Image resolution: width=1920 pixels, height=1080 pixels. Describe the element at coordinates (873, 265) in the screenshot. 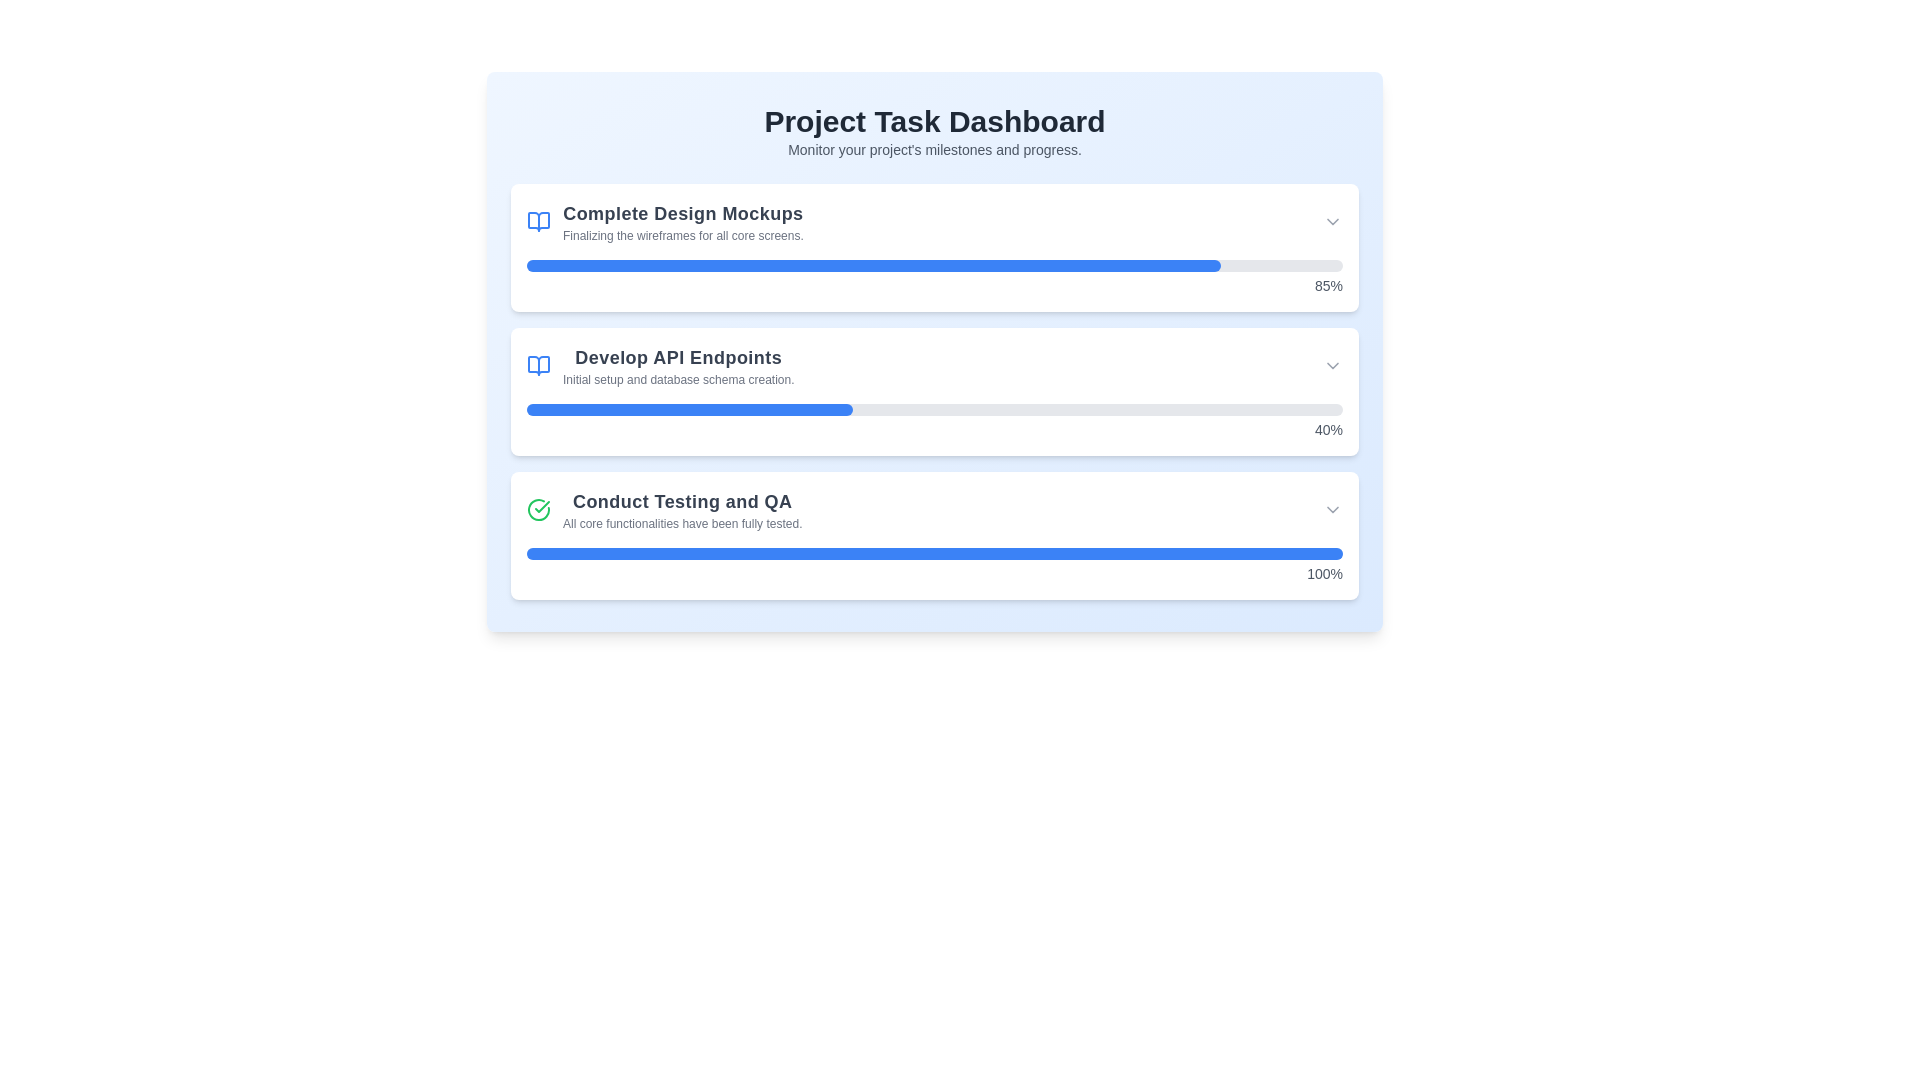

I see `the progress bar representing the task 'Complete Design Mockups' within the 'Project Task Dashboard'` at that location.